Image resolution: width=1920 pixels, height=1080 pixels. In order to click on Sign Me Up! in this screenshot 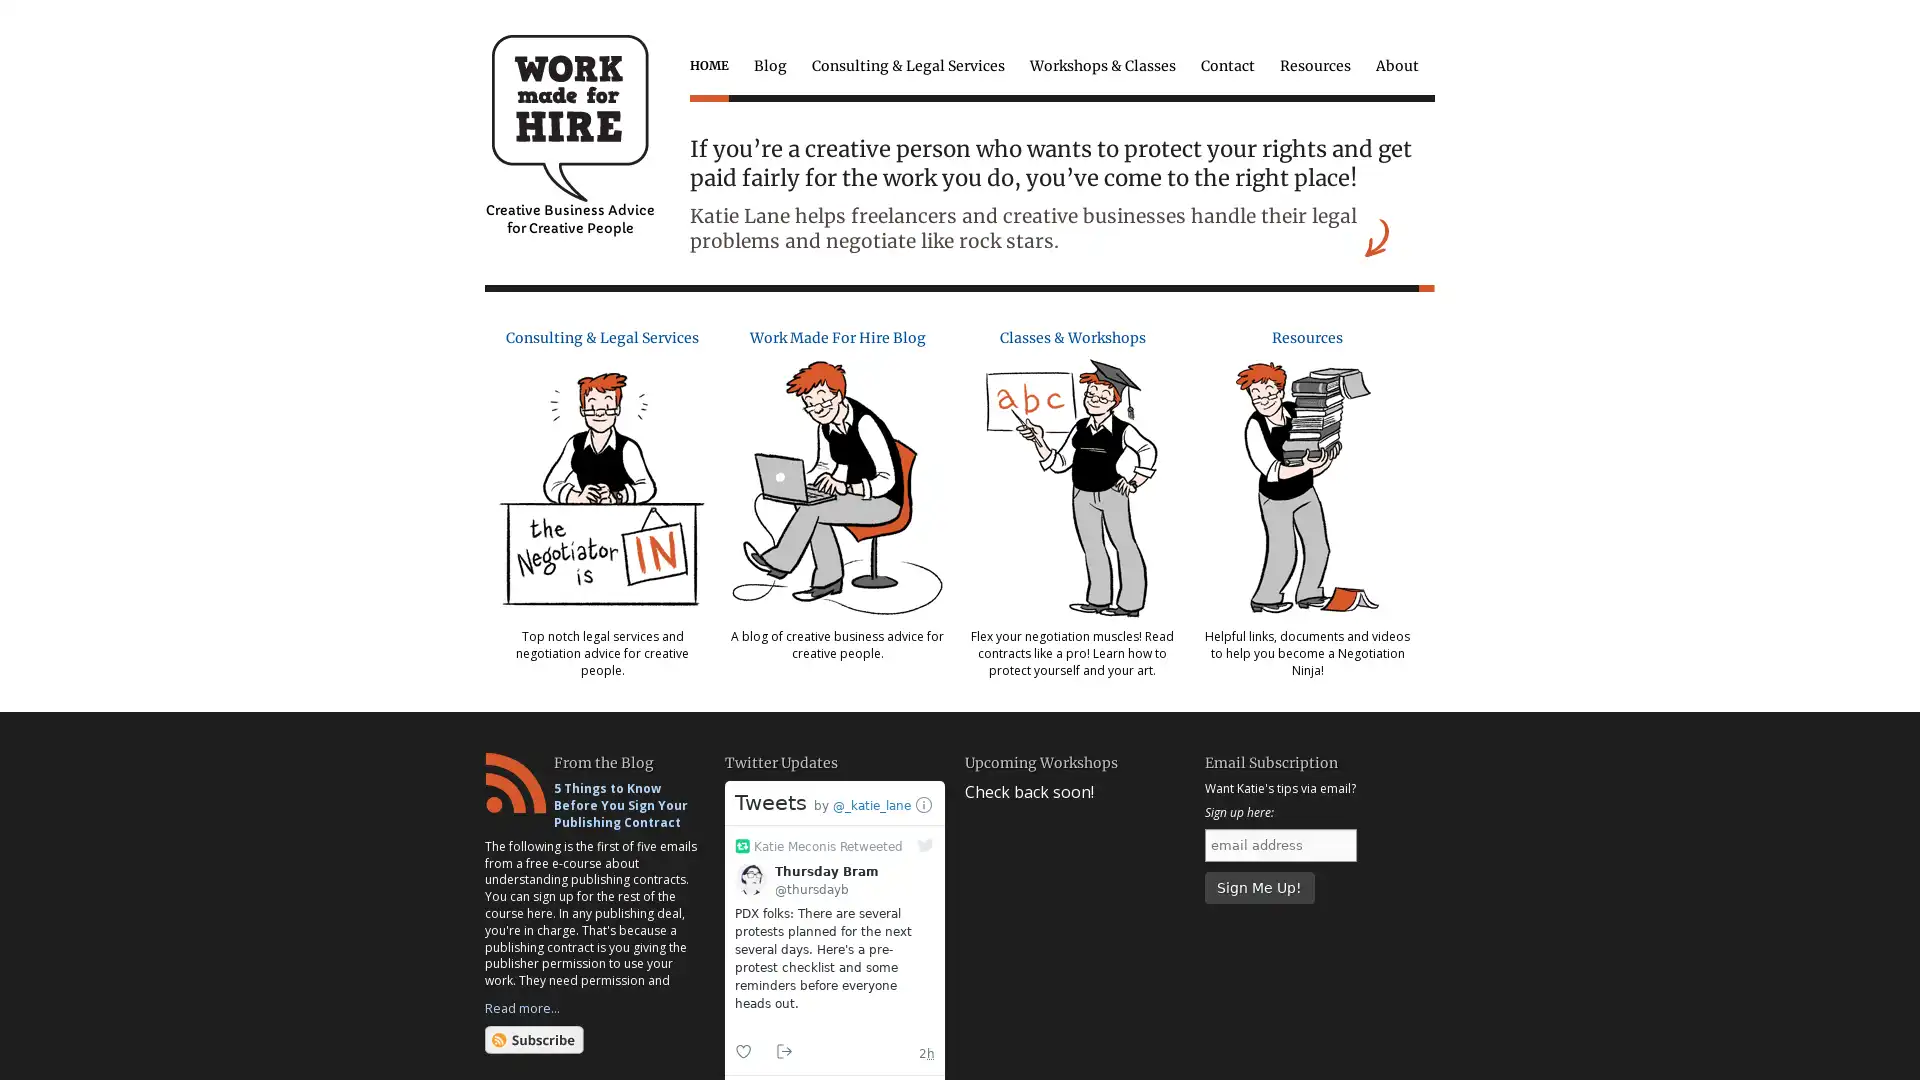, I will do `click(1257, 886)`.